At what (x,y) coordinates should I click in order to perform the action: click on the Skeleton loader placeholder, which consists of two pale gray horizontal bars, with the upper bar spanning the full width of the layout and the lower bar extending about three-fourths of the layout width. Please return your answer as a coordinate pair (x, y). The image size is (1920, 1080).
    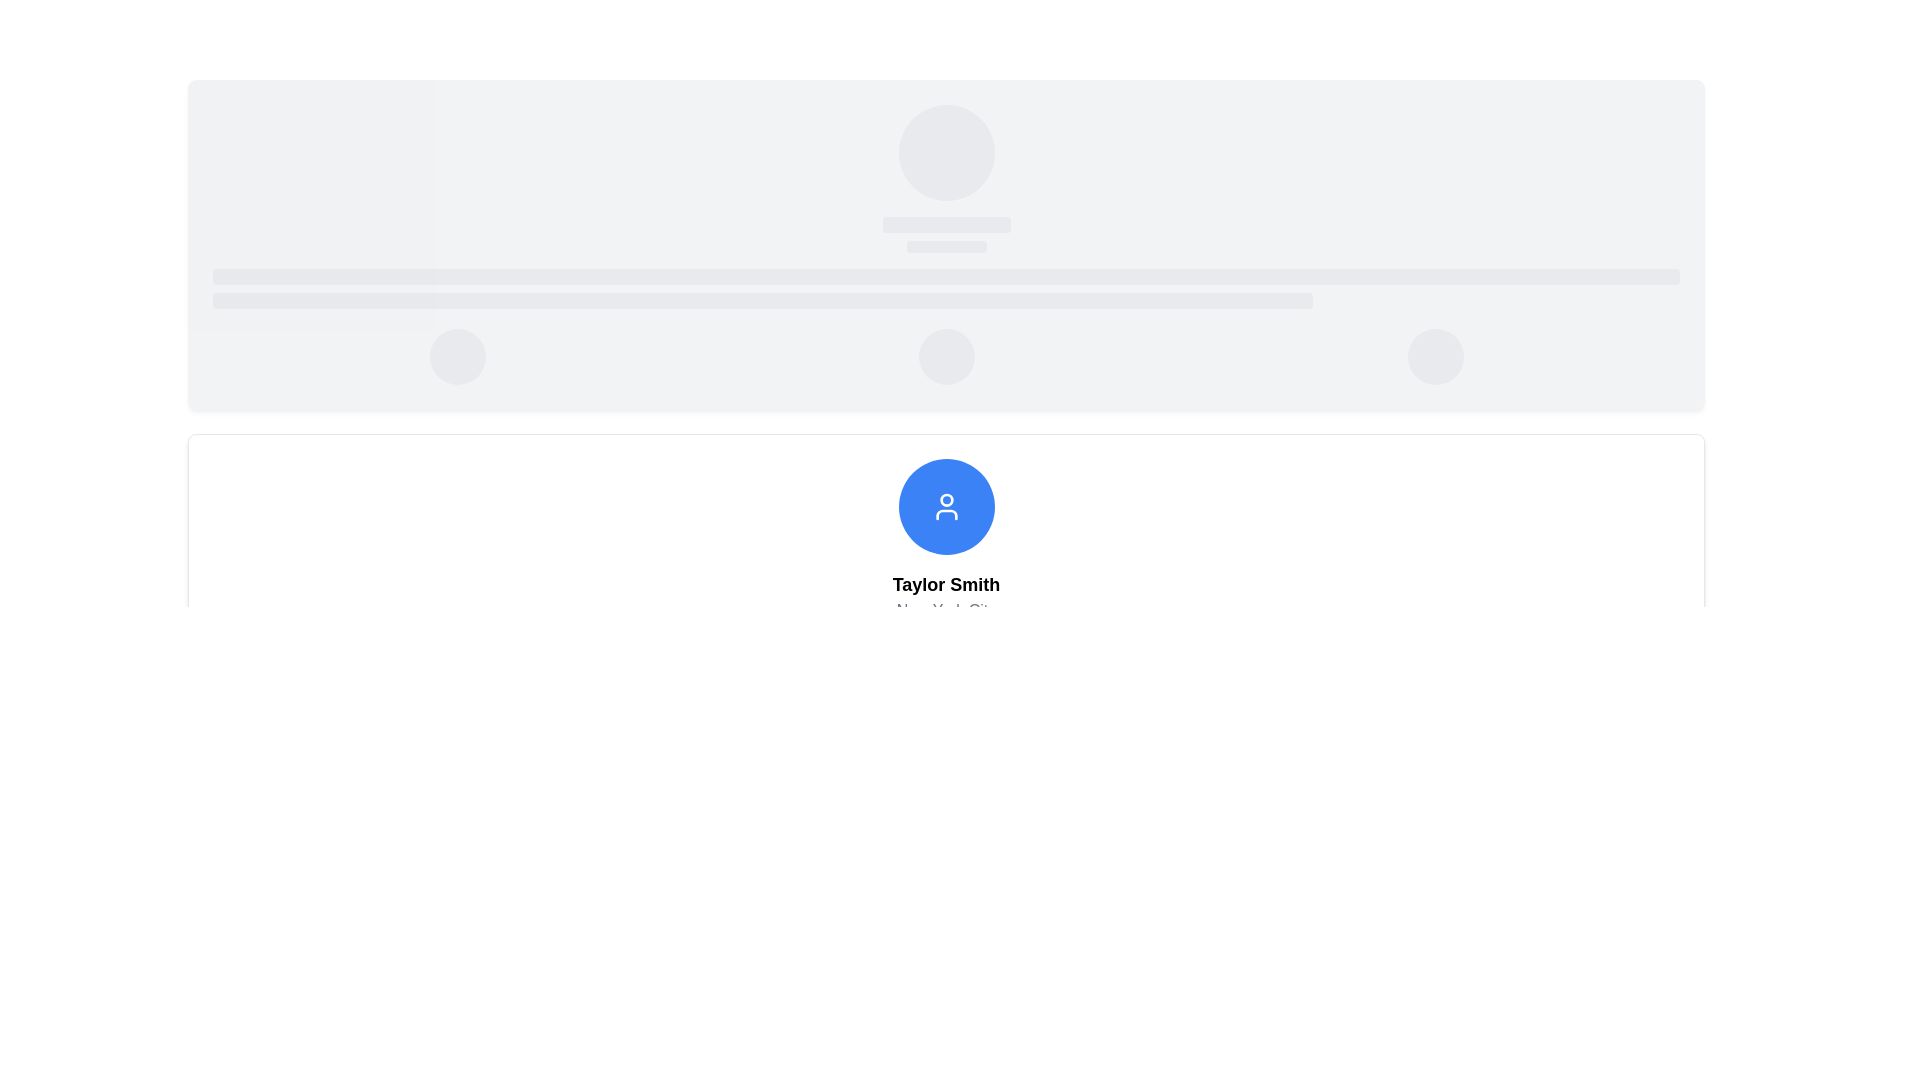
    Looking at the image, I should click on (945, 289).